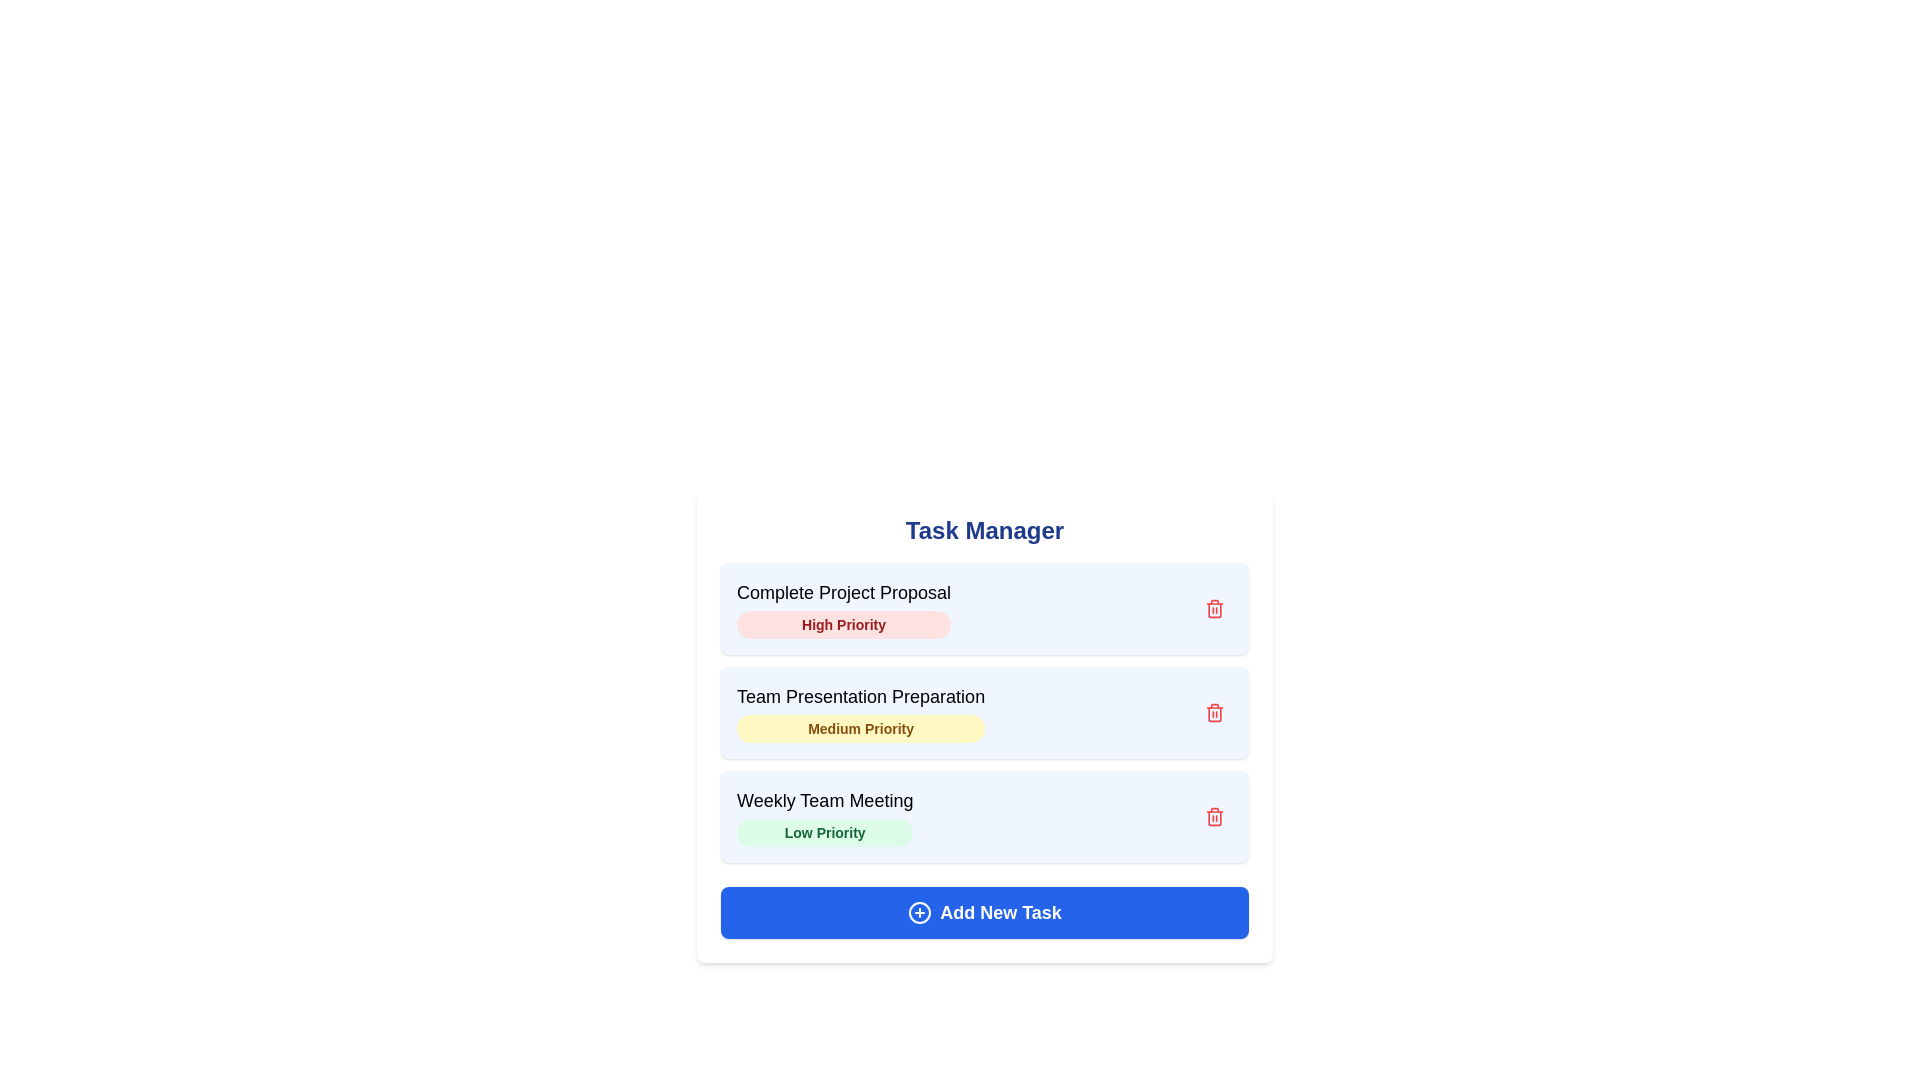  Describe the element at coordinates (1213, 817) in the screenshot. I see `delete button for the task titled 'Weekly Team Meeting'` at that location.